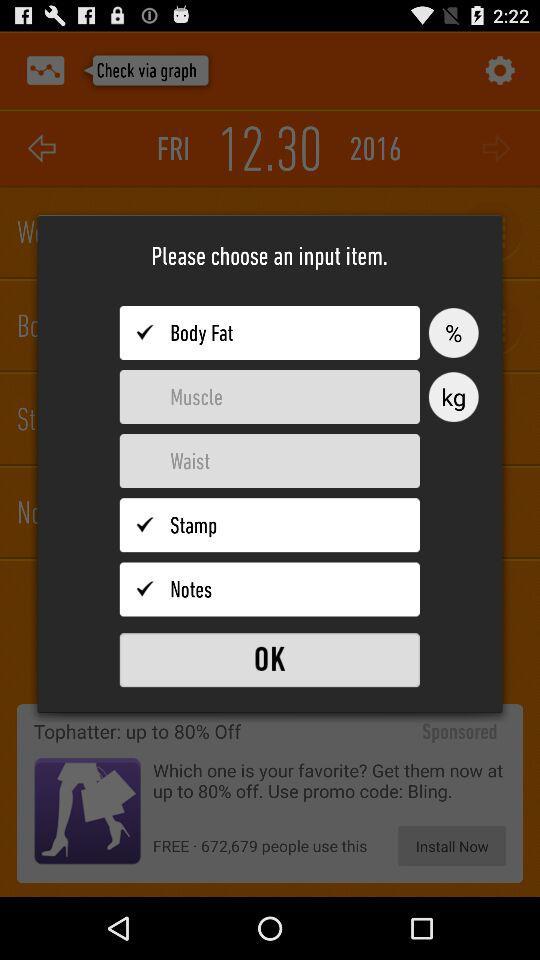  I want to click on input notes, so click(269, 589).